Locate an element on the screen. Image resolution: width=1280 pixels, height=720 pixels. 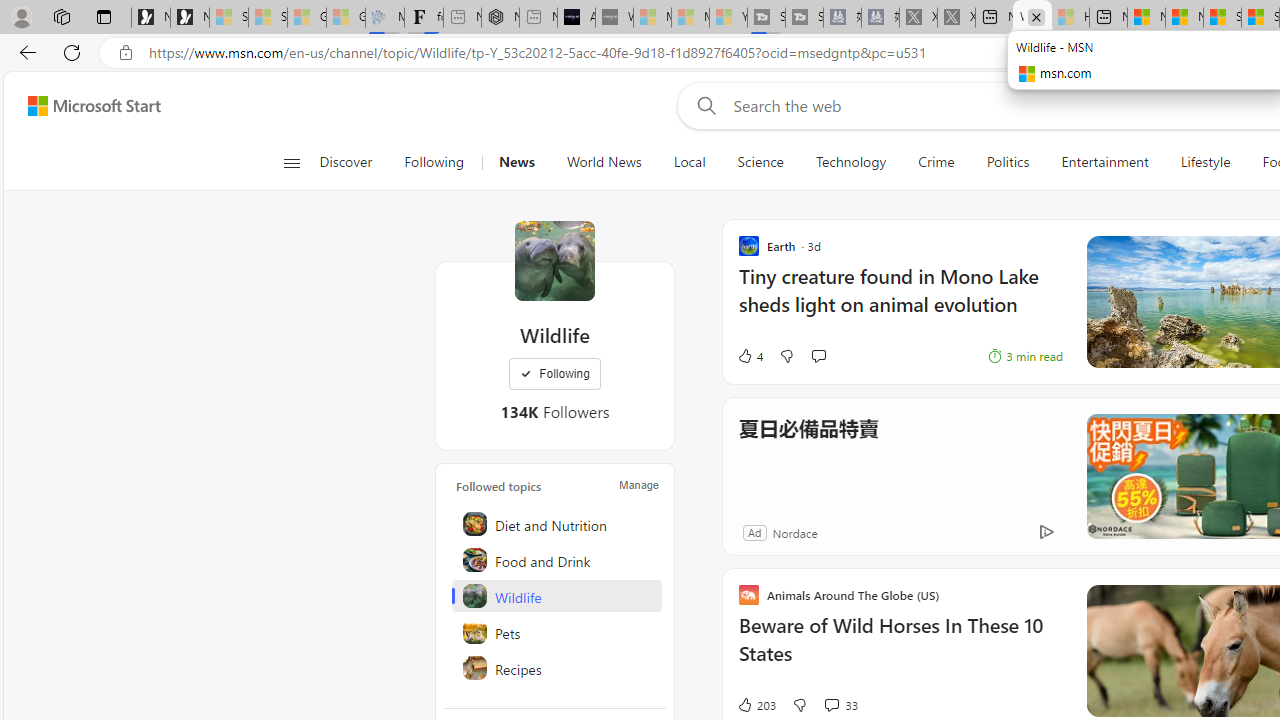
'Skip to content' is located at coordinates (86, 105).